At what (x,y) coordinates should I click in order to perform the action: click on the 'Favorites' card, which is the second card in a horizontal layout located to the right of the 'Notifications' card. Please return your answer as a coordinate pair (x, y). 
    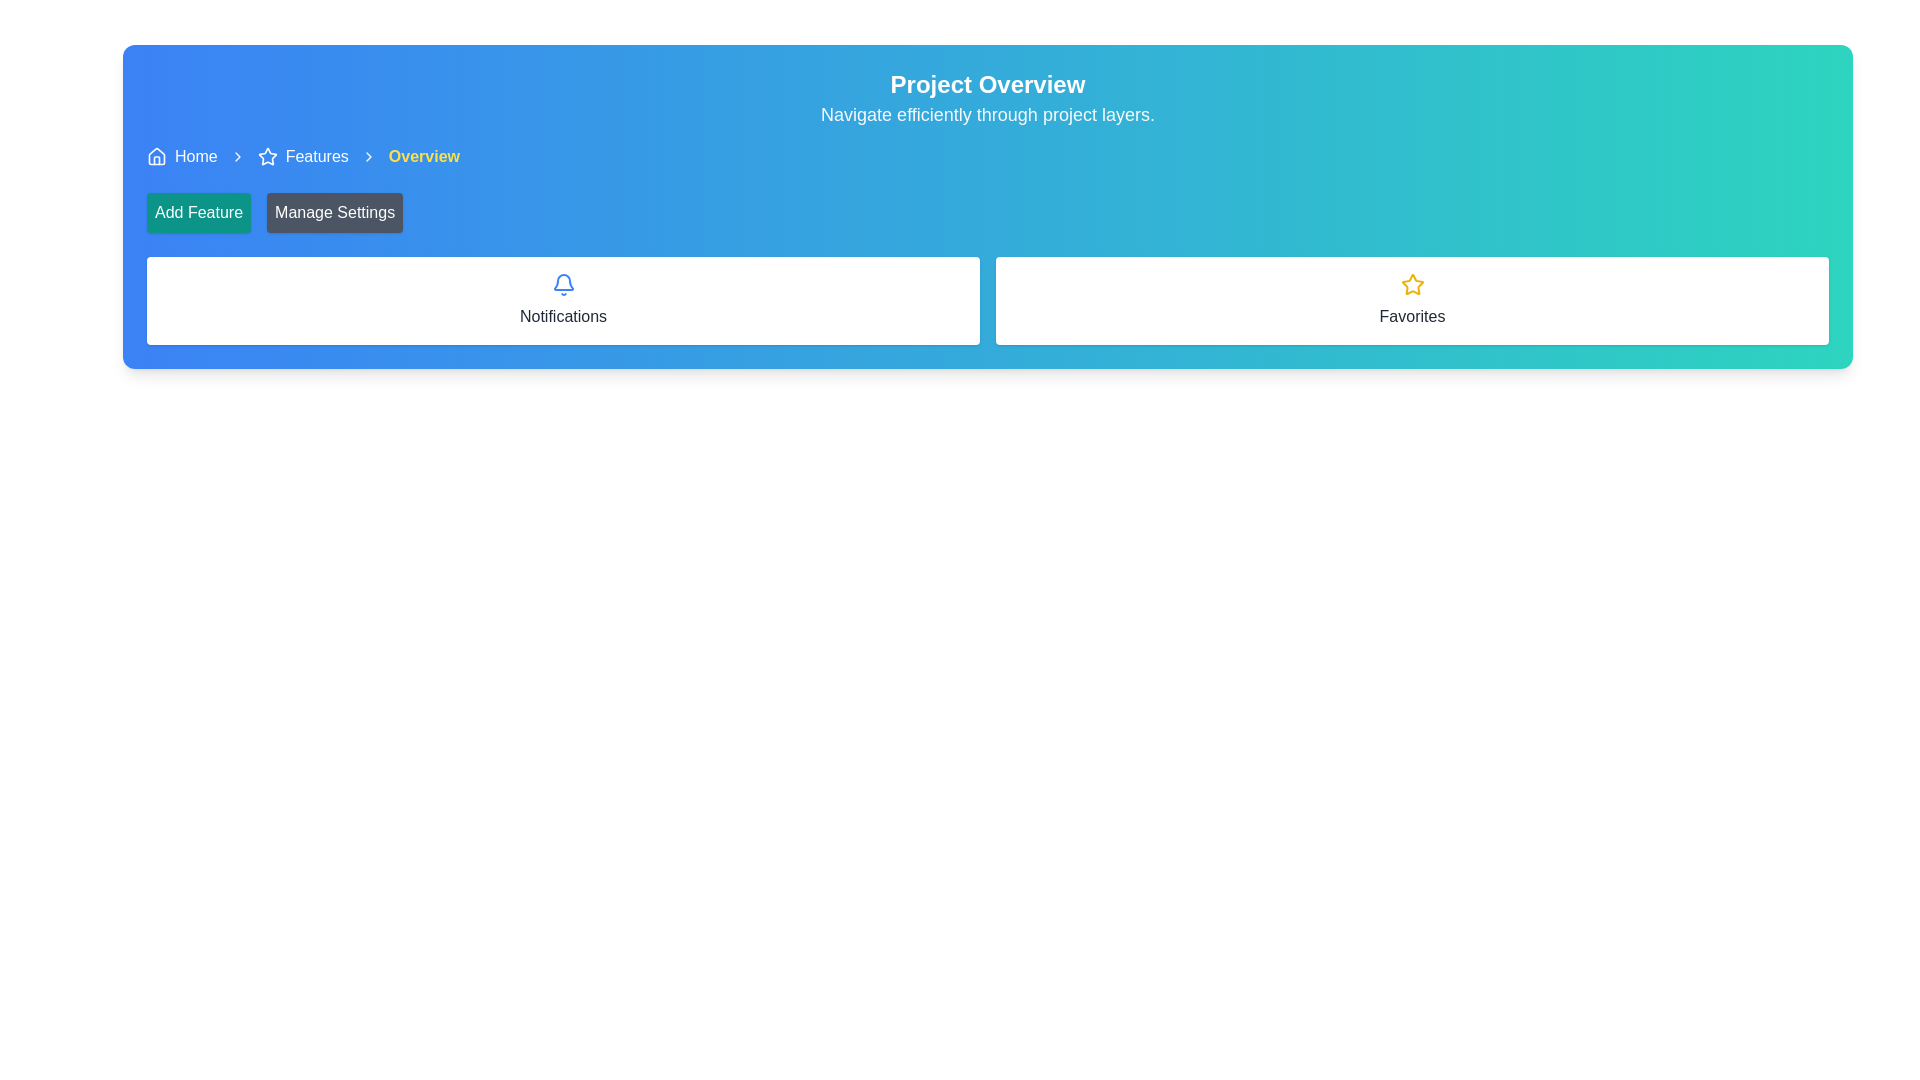
    Looking at the image, I should click on (1411, 300).